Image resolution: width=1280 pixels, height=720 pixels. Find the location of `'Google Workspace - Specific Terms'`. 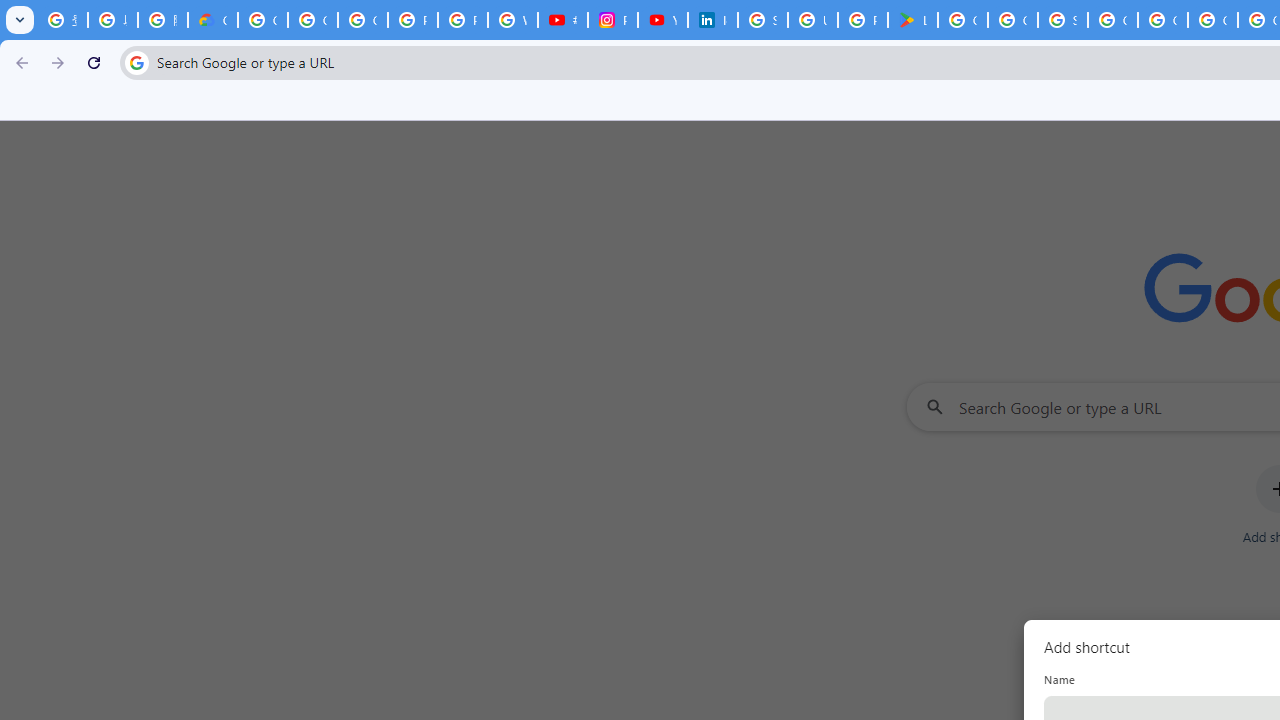

'Google Workspace - Specific Terms' is located at coordinates (1013, 20).